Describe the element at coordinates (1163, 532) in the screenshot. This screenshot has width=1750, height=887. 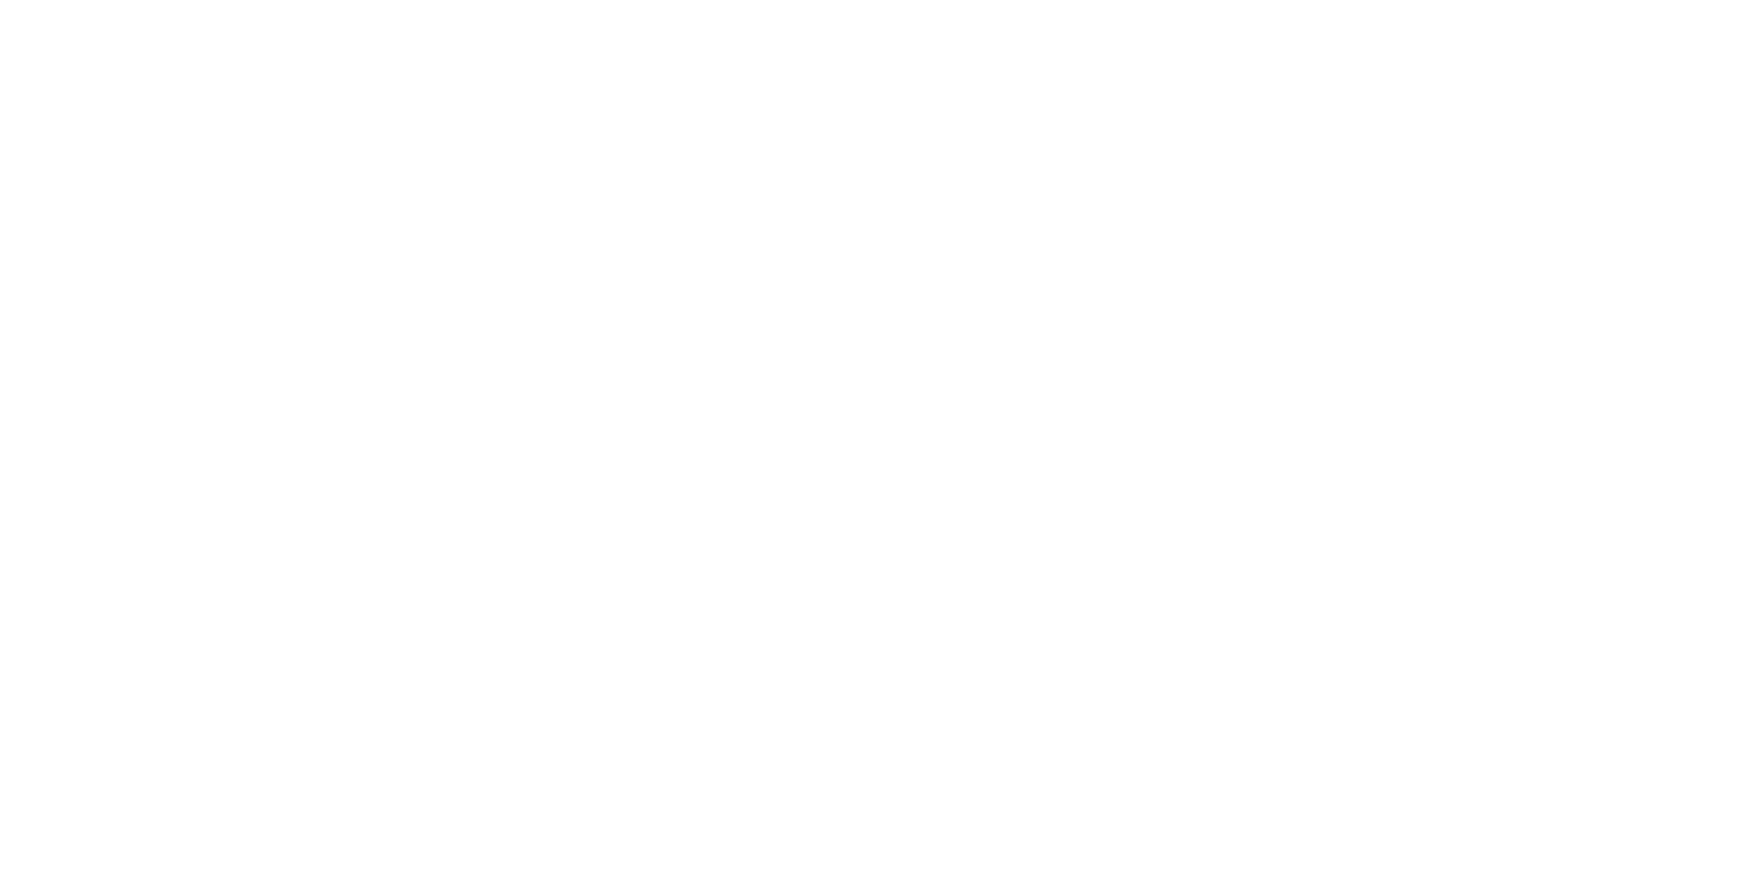
I see `'Buying Groups'` at that location.